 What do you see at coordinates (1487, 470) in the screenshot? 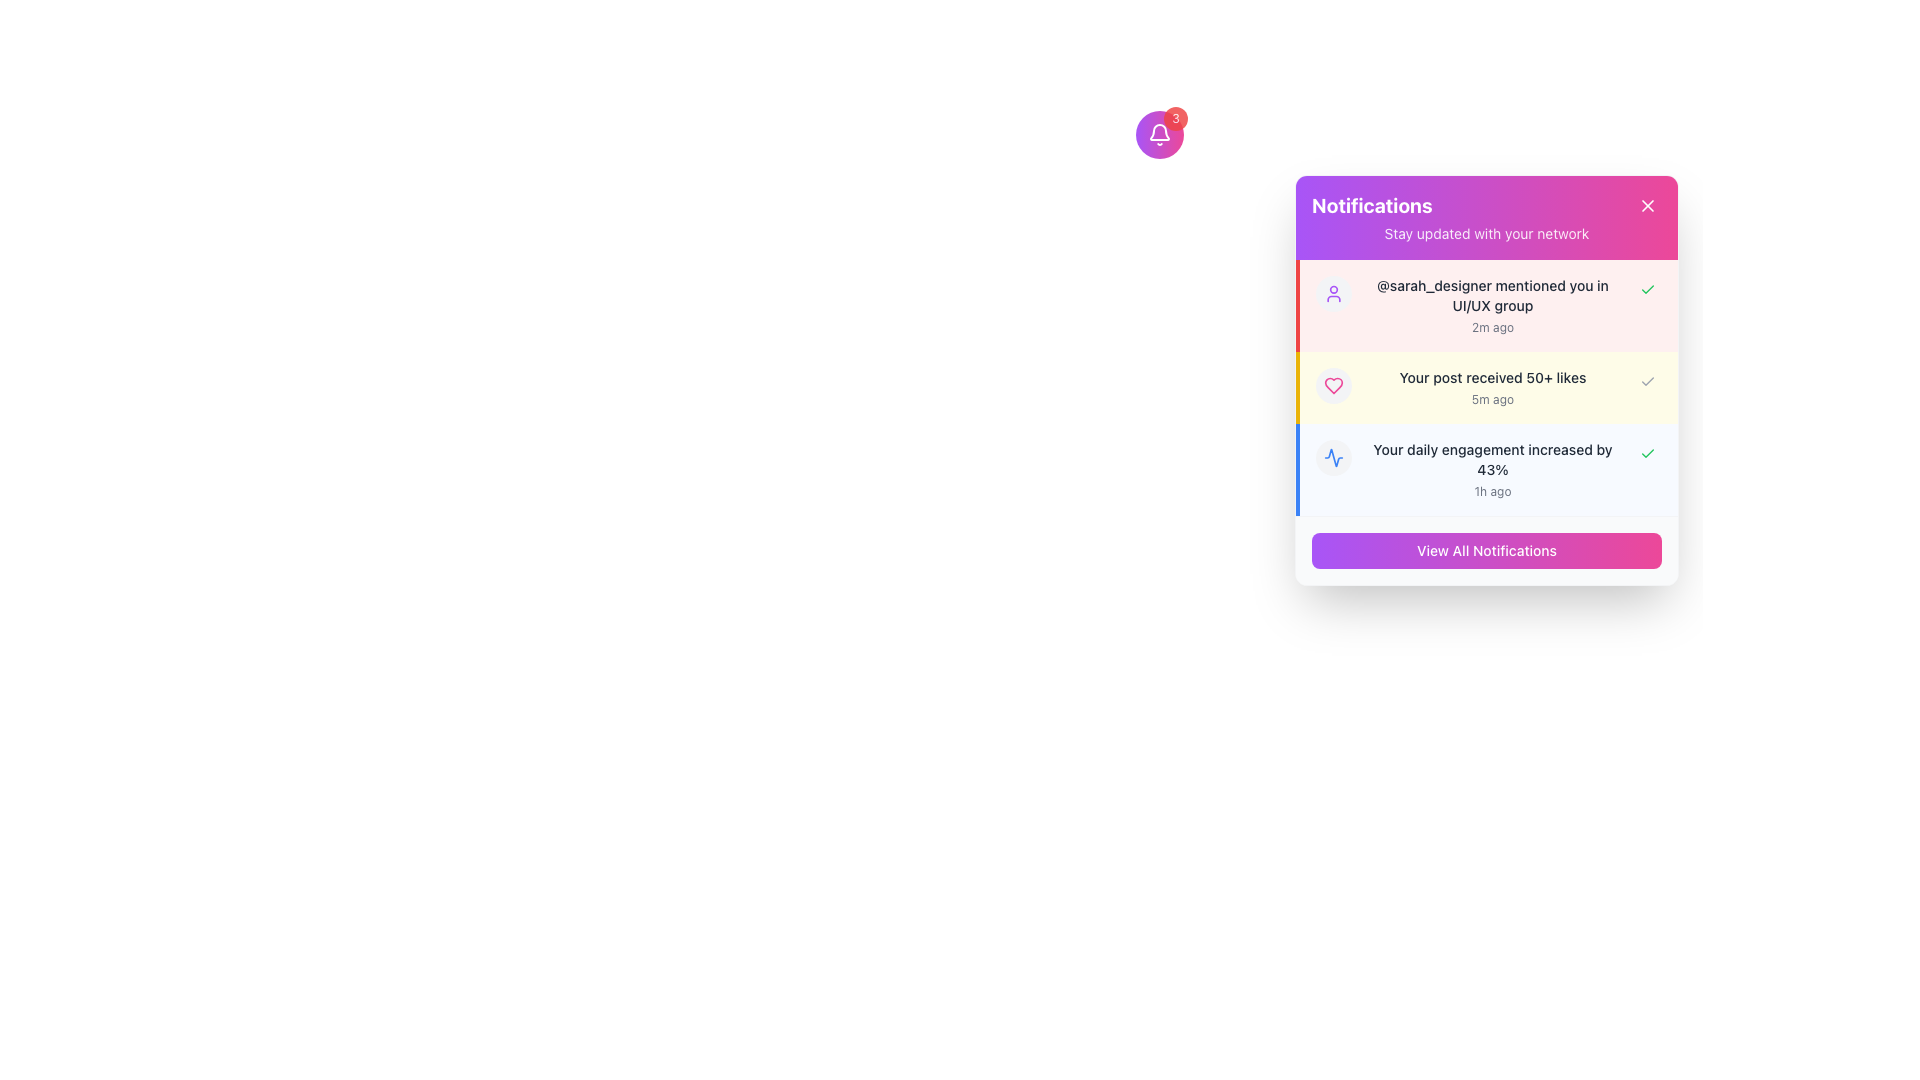
I see `the Notification card that indicates a 43% increase in daily engagement, positioned at the bottom of the notifications panel` at bounding box center [1487, 470].